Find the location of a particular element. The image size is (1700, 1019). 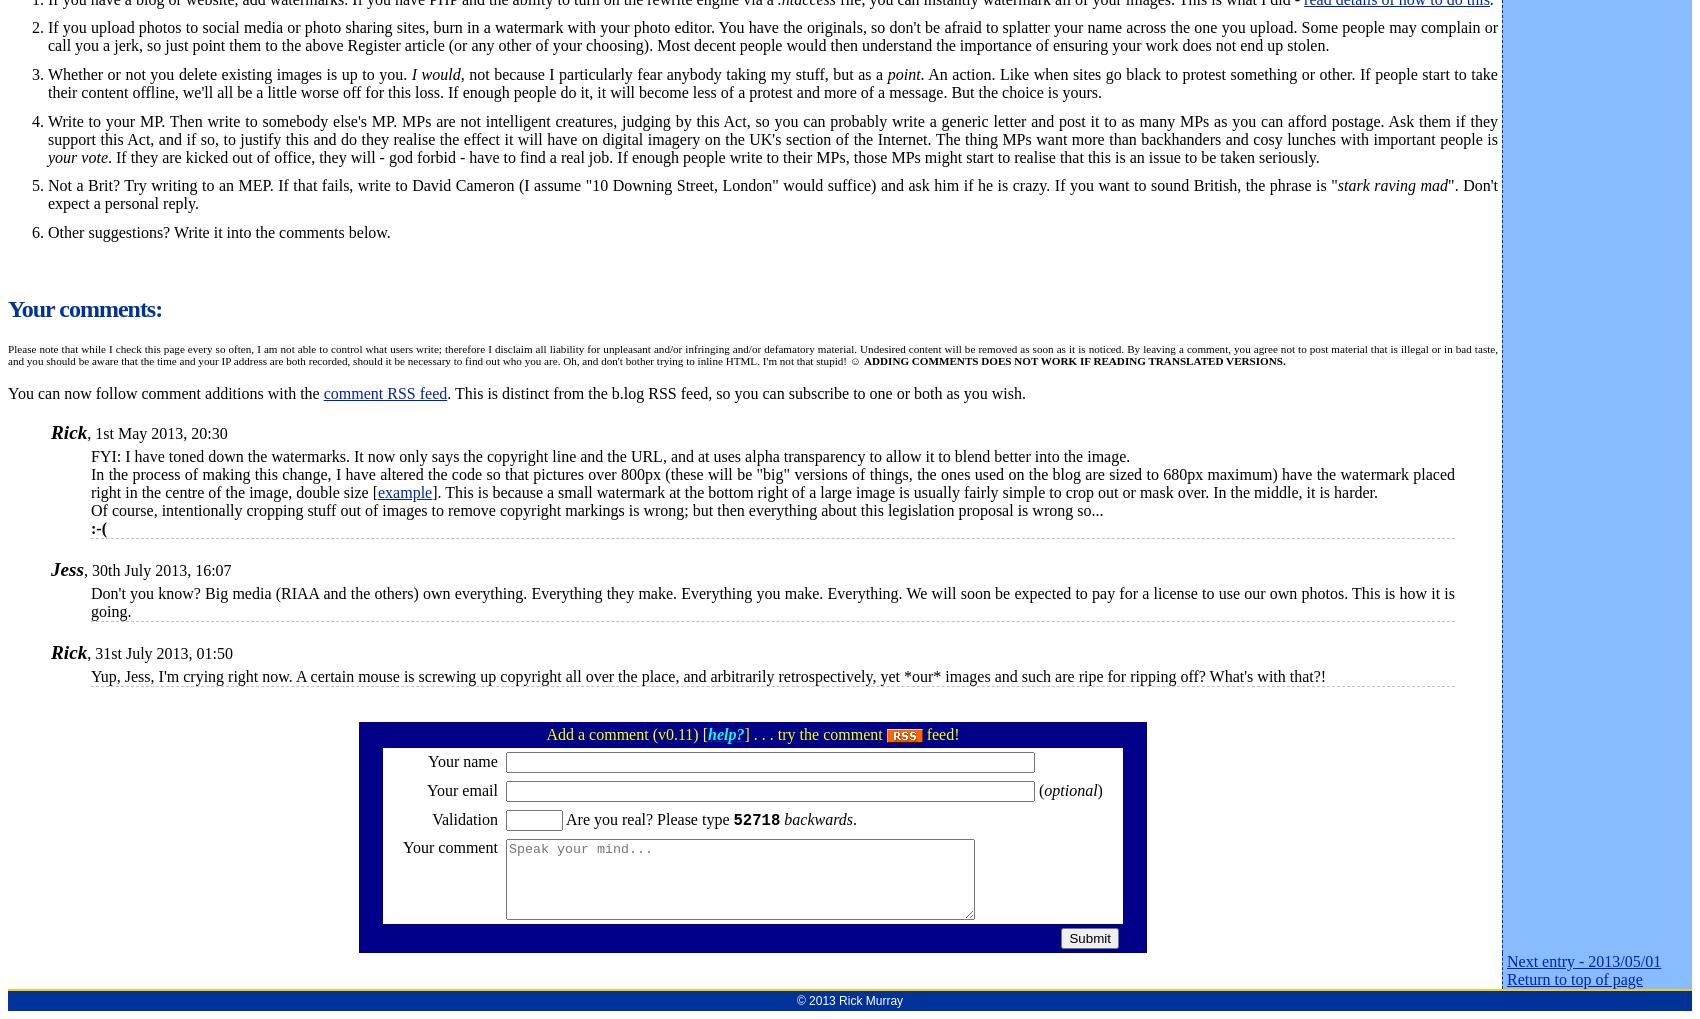

'backwards' is located at coordinates (817, 818).